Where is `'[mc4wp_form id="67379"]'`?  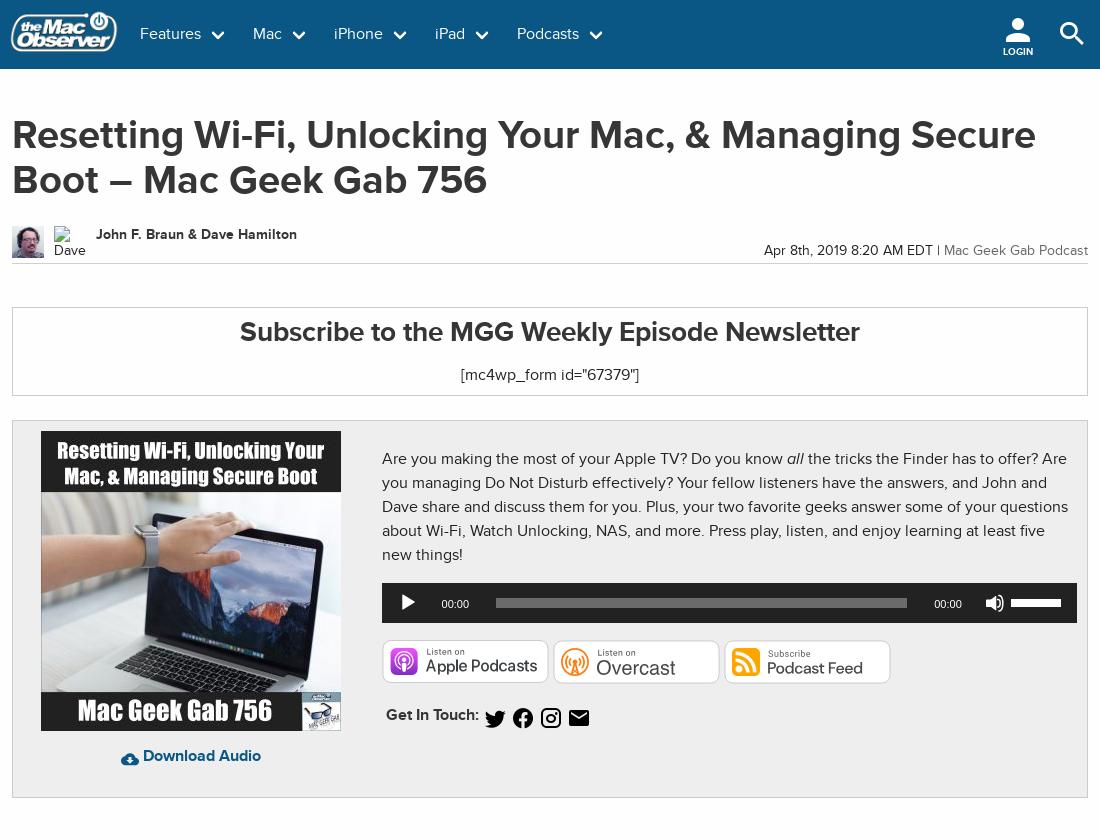 '[mc4wp_form id="67379"]' is located at coordinates (550, 374).